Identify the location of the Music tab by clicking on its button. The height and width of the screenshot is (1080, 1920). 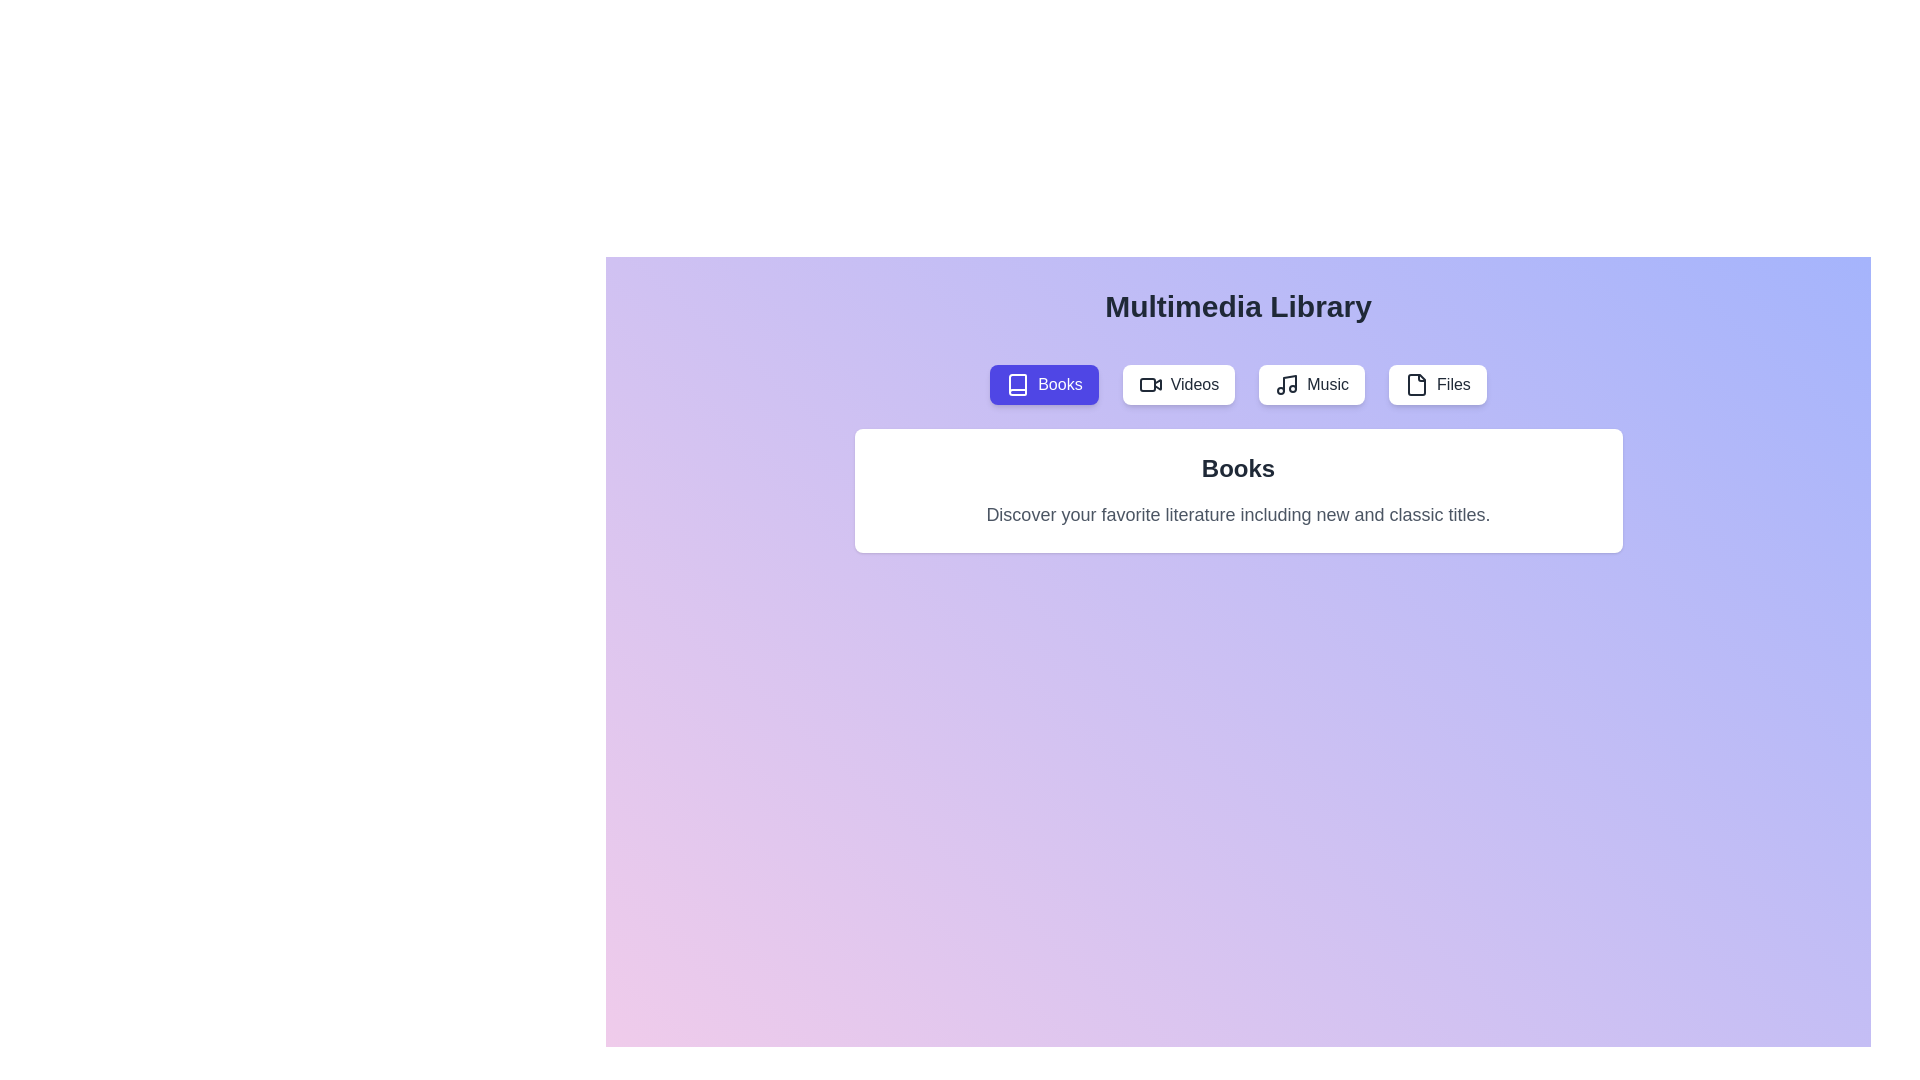
(1312, 385).